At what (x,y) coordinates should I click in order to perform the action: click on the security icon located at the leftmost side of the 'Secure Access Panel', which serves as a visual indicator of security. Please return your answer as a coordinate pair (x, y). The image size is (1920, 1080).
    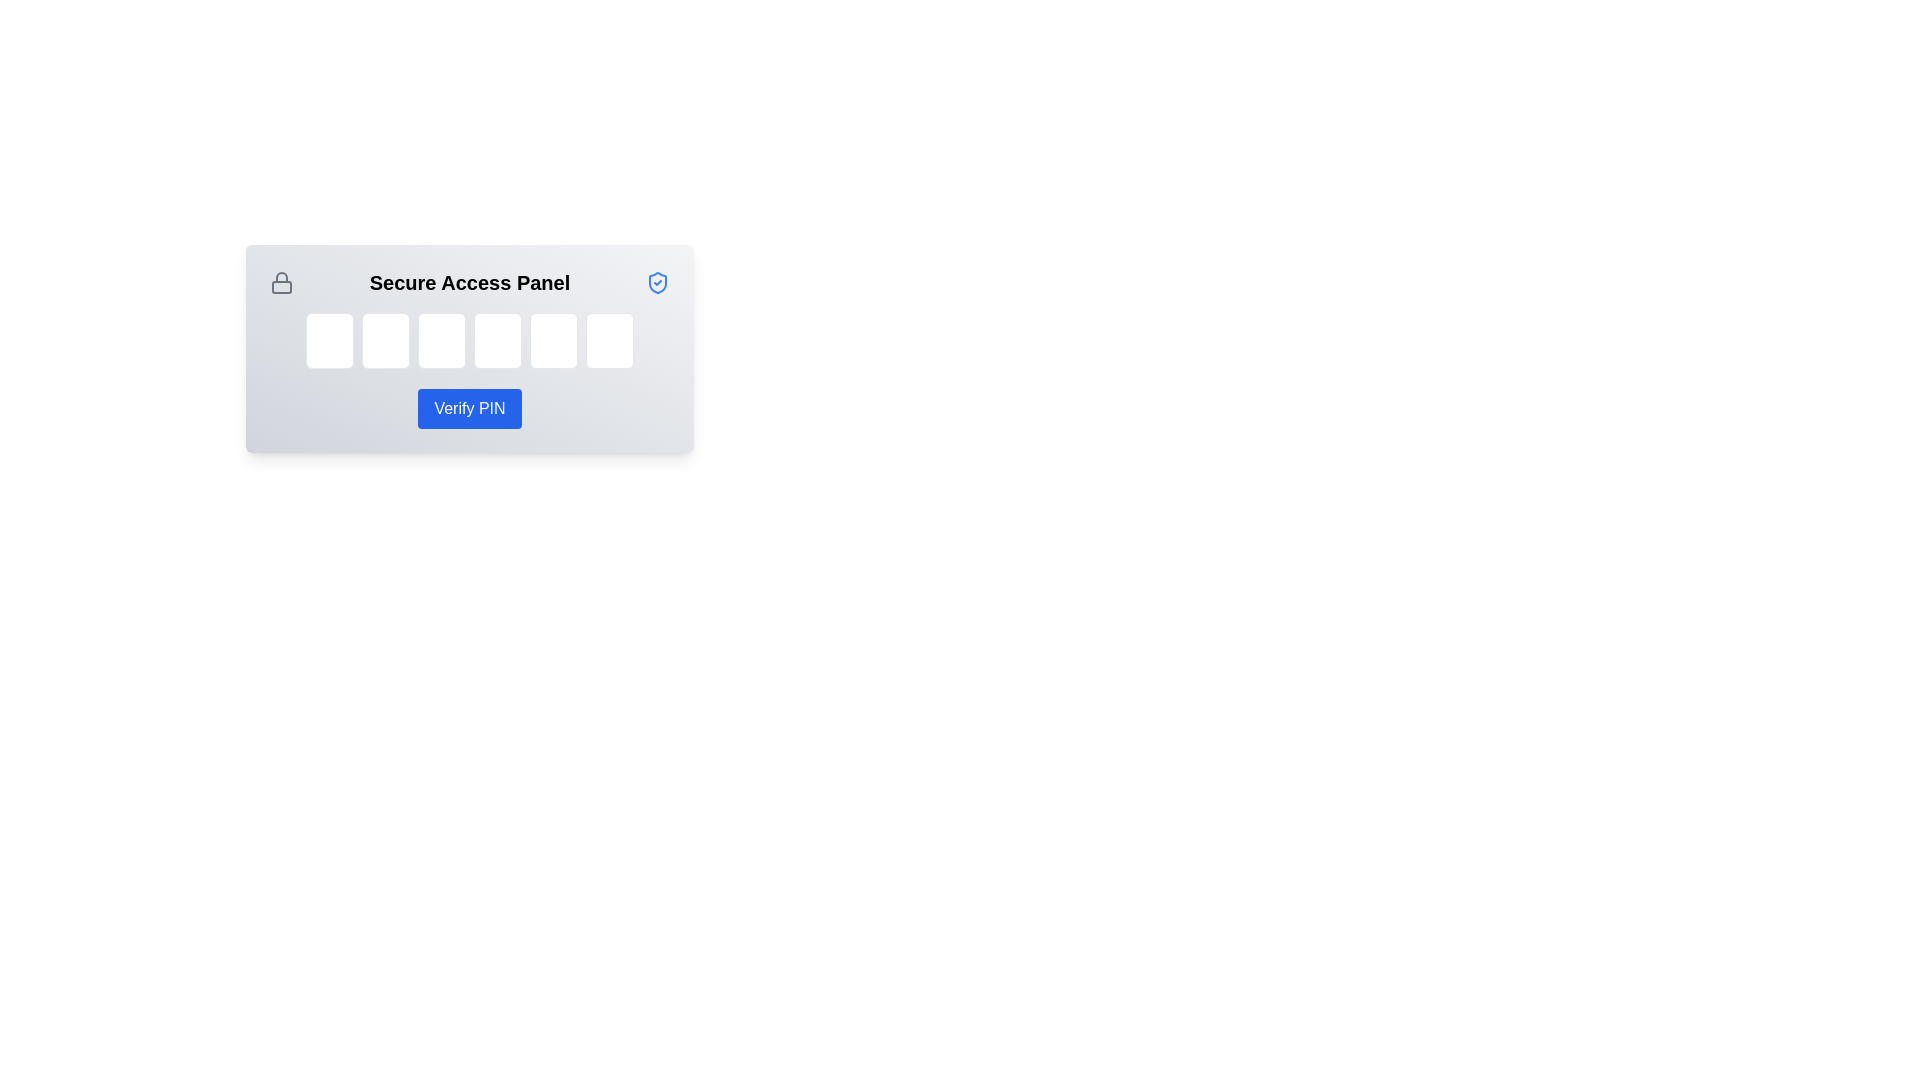
    Looking at the image, I should click on (281, 282).